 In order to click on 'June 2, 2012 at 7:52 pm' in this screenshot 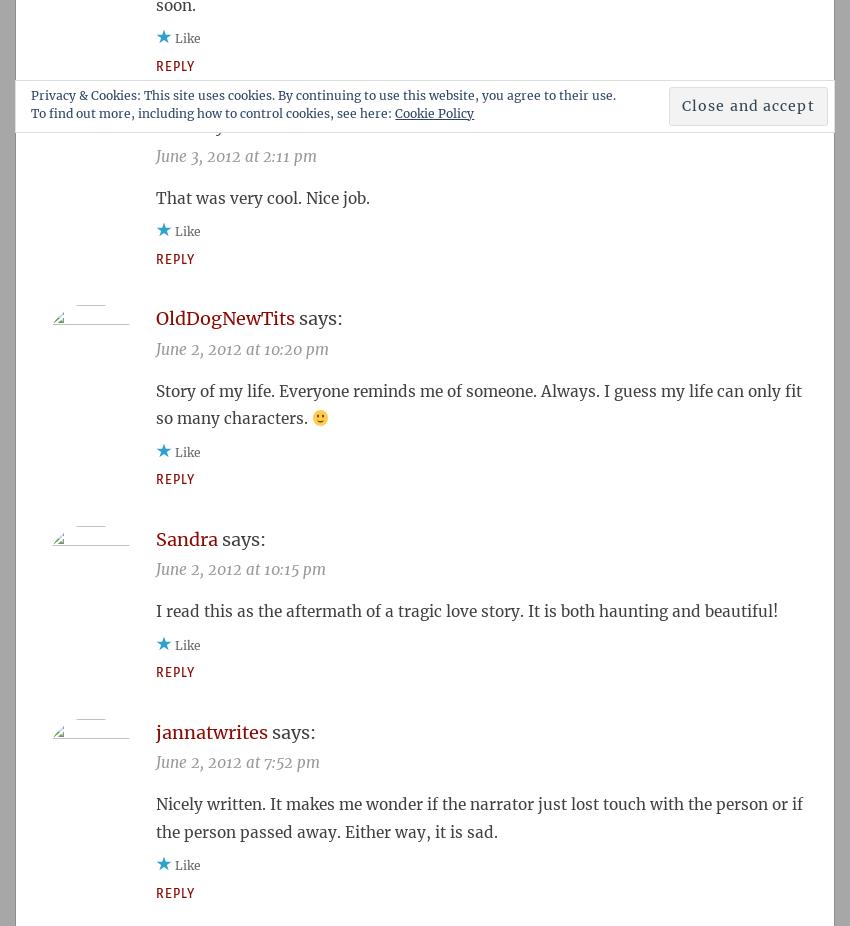, I will do `click(238, 762)`.